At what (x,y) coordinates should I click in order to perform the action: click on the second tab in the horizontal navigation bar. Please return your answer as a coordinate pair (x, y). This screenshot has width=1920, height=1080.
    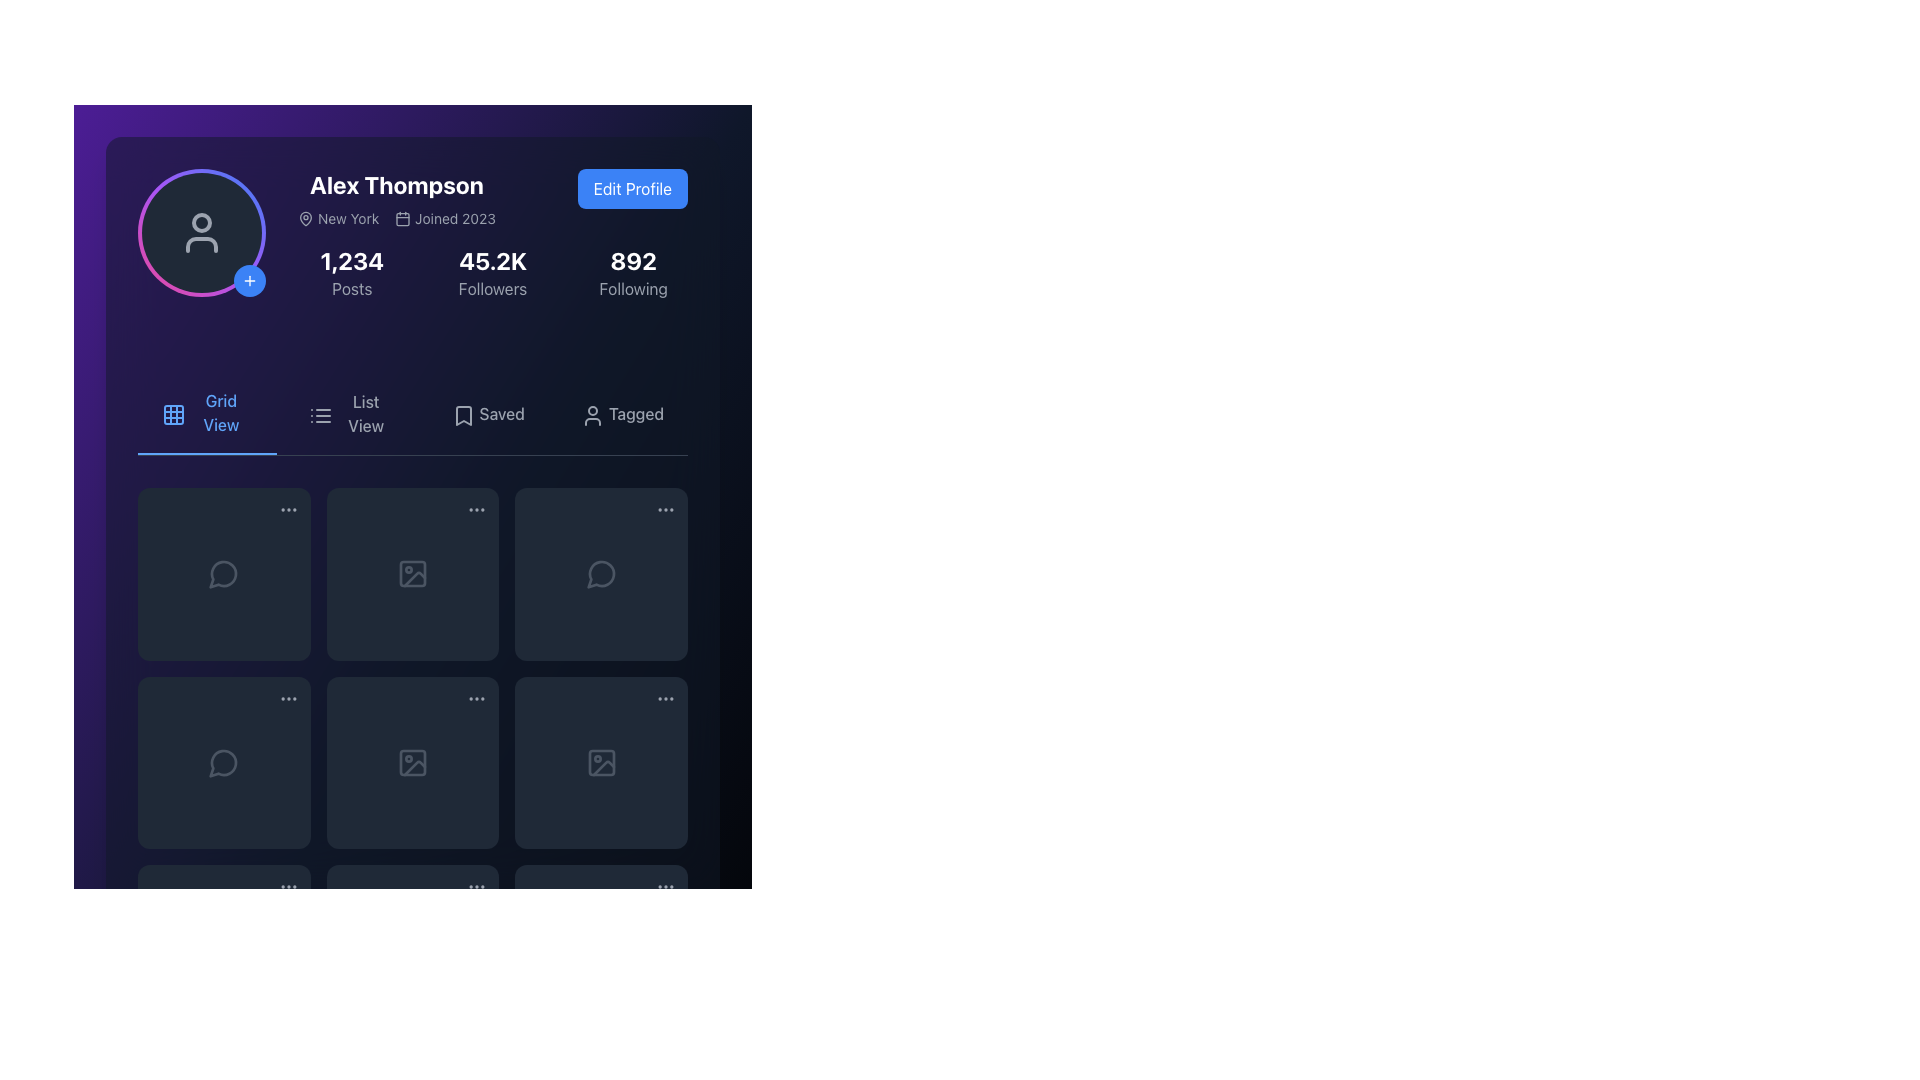
    Looking at the image, I should click on (352, 412).